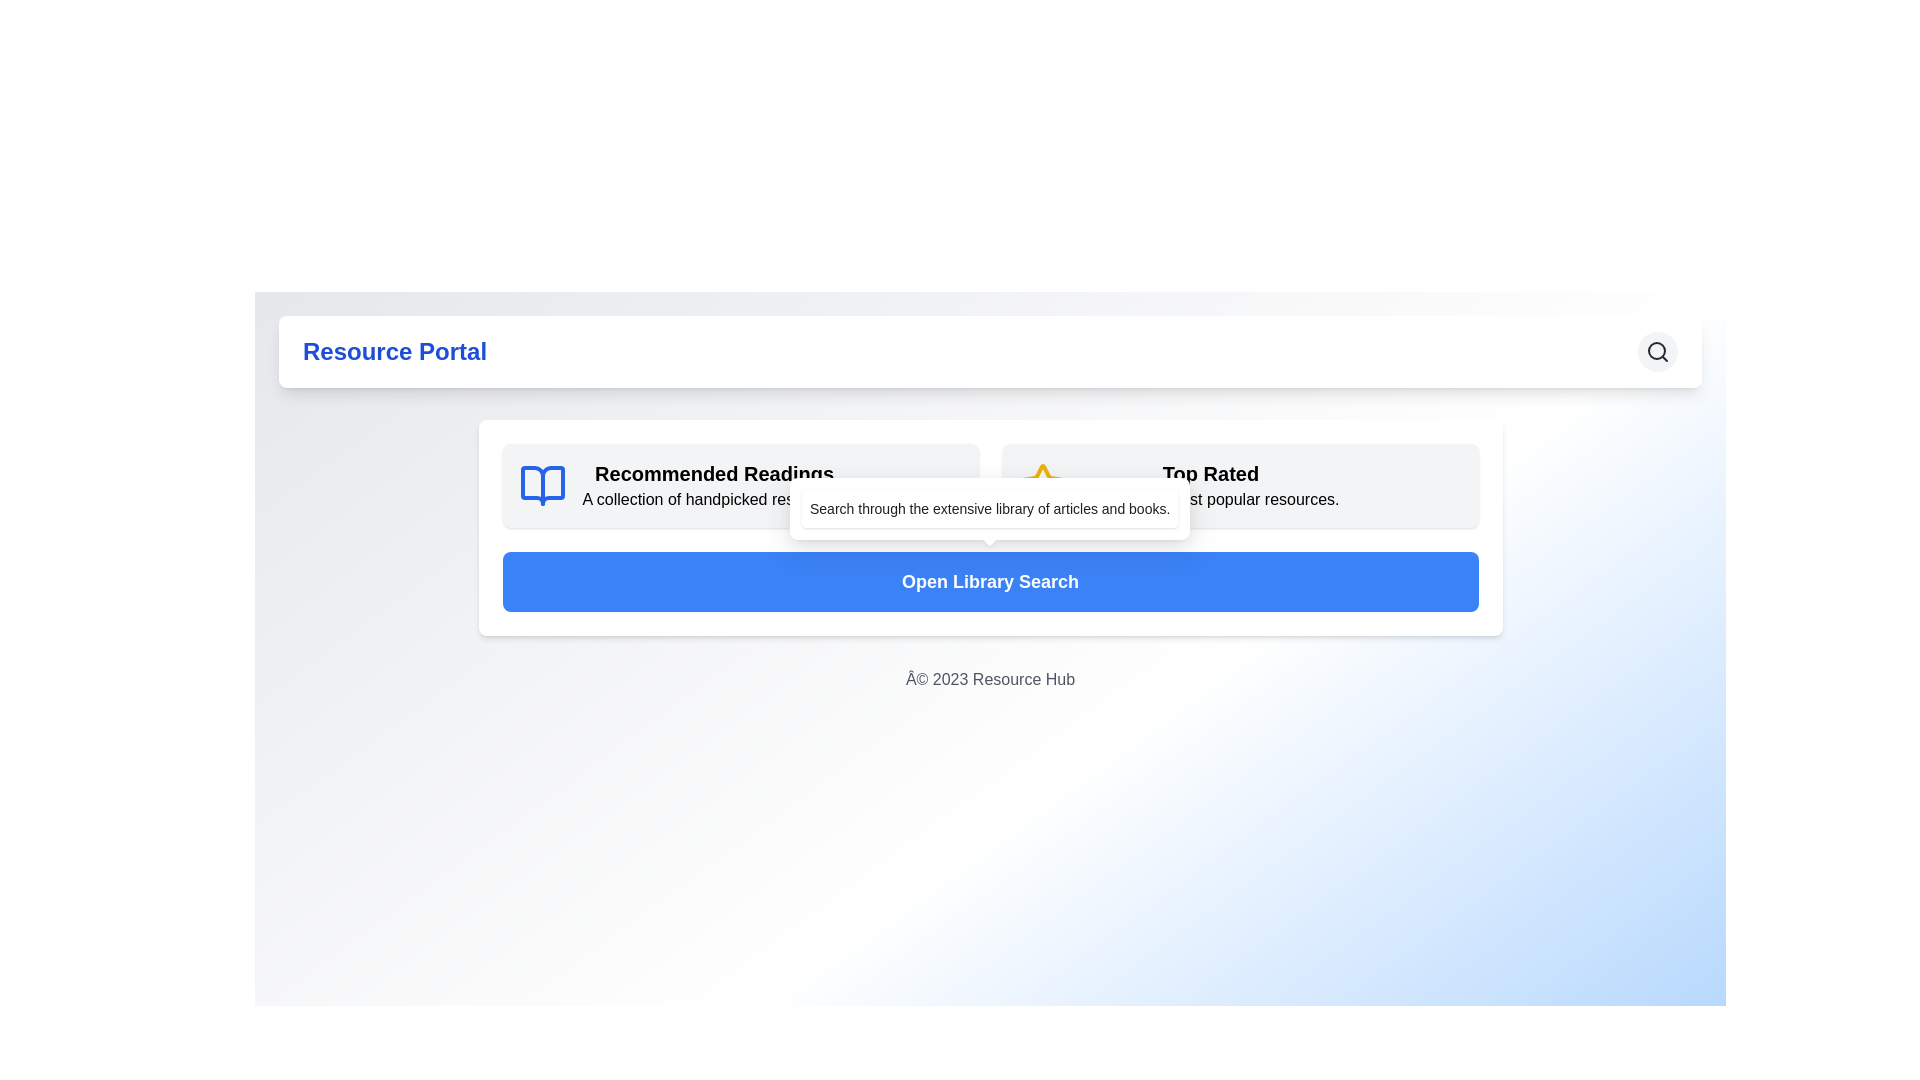  Describe the element at coordinates (1656, 350) in the screenshot. I see `the circular graphic element located within the magnifying glass icon in the top-right corner of the interface` at that location.